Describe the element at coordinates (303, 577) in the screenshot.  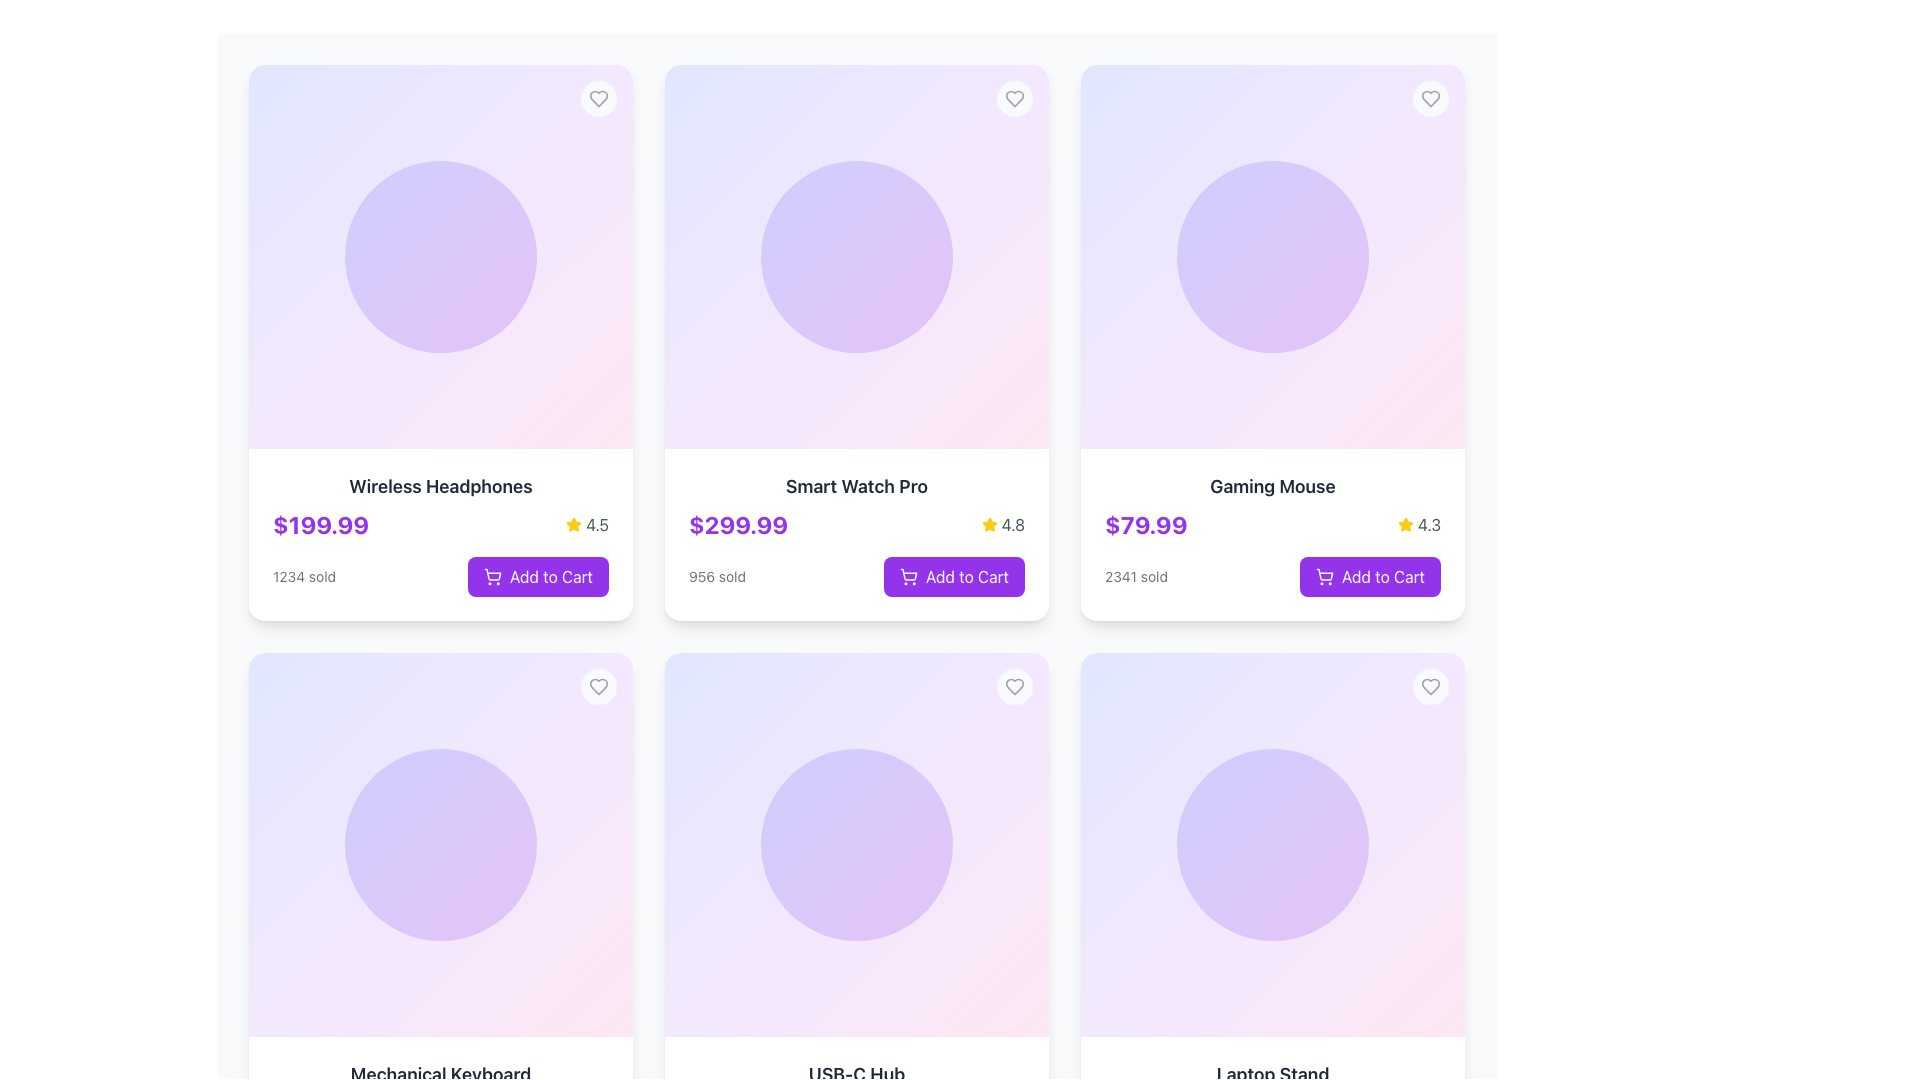
I see `sales number displayed in the text label showing '1234 sold', located below the product image and to the left of the 'Add to Cart' button` at that location.